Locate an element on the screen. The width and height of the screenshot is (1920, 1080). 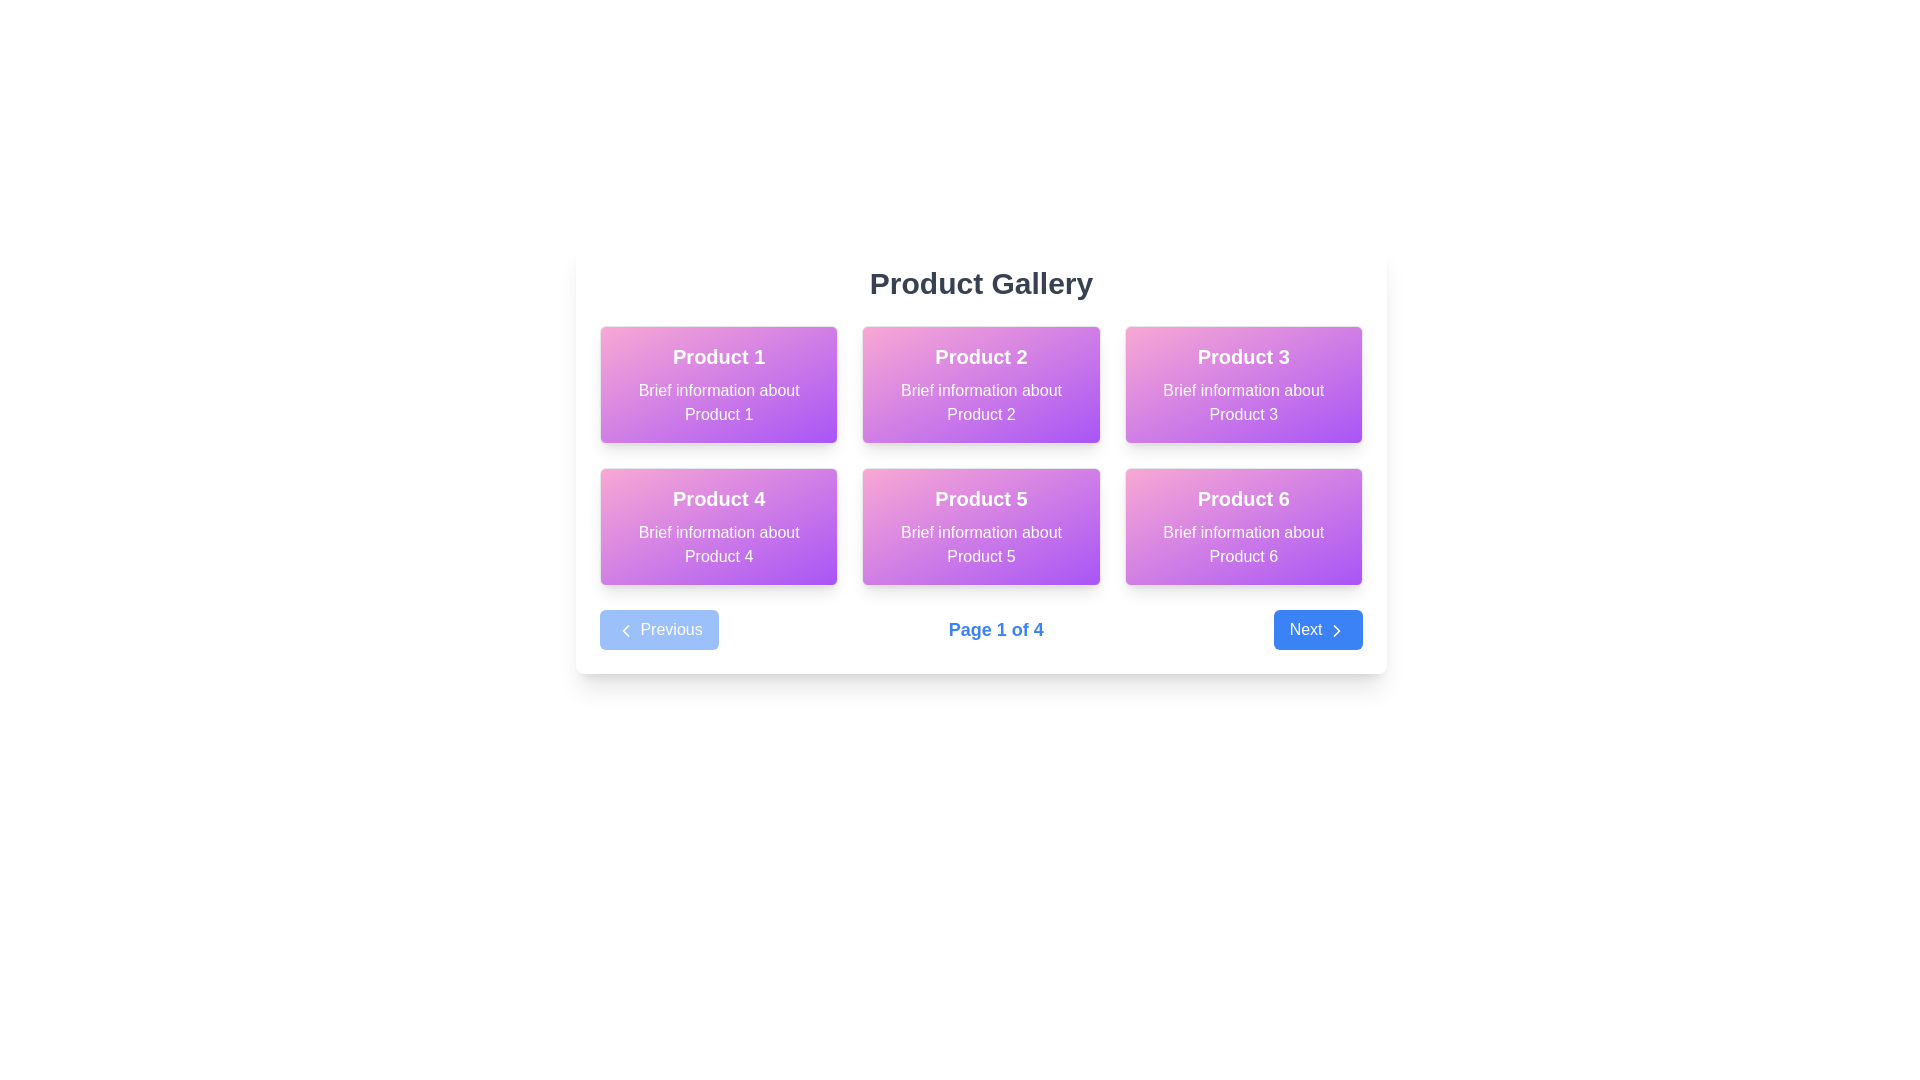
the Information Card displaying 'Product 3' with a gradient background in the top-right corner of the grid is located at coordinates (1242, 385).